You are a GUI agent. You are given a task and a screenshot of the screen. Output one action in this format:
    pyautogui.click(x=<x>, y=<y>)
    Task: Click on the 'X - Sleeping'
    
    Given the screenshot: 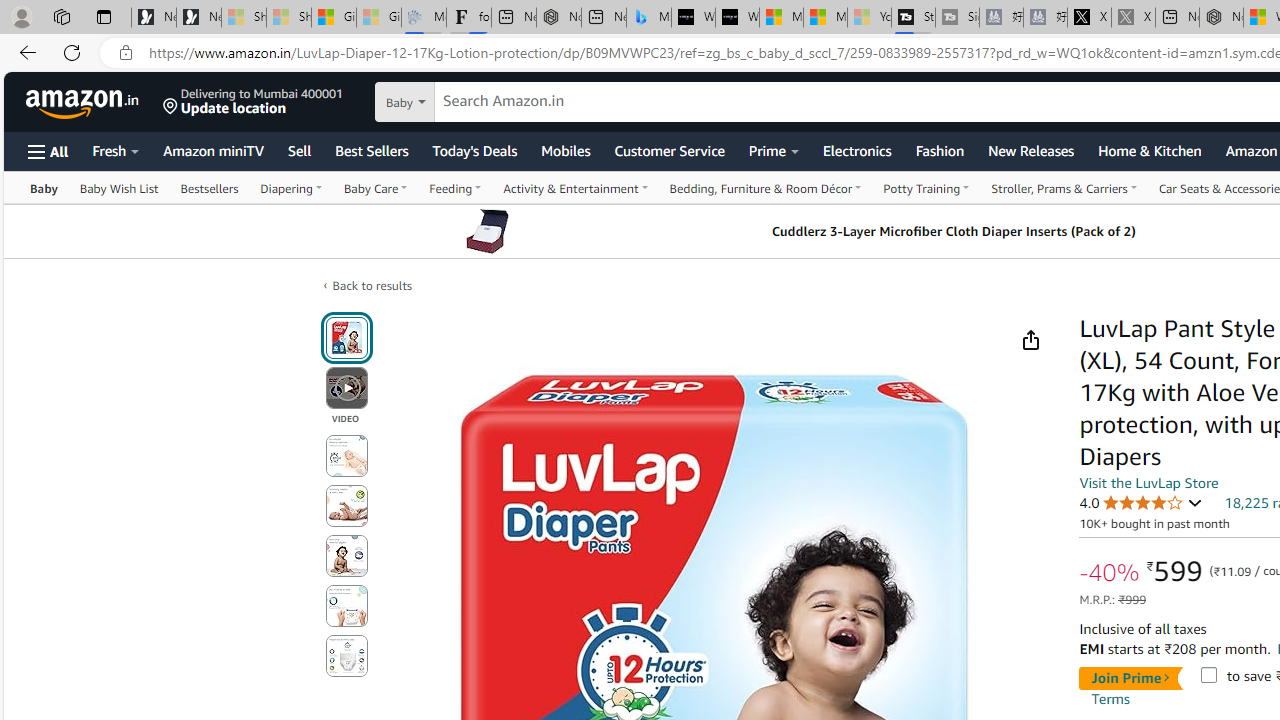 What is the action you would take?
    pyautogui.click(x=1133, y=17)
    